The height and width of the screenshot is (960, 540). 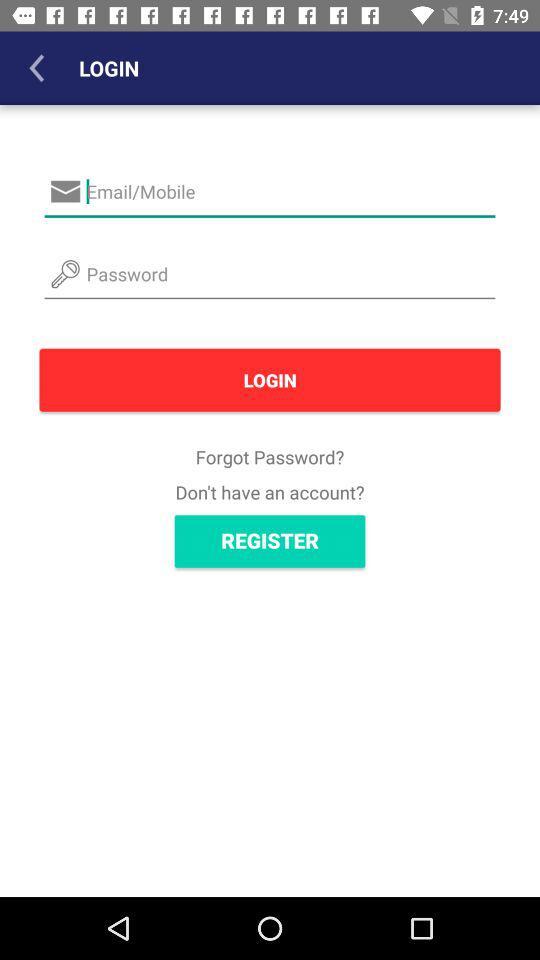 What do you see at coordinates (270, 457) in the screenshot?
I see `forgot password? icon` at bounding box center [270, 457].